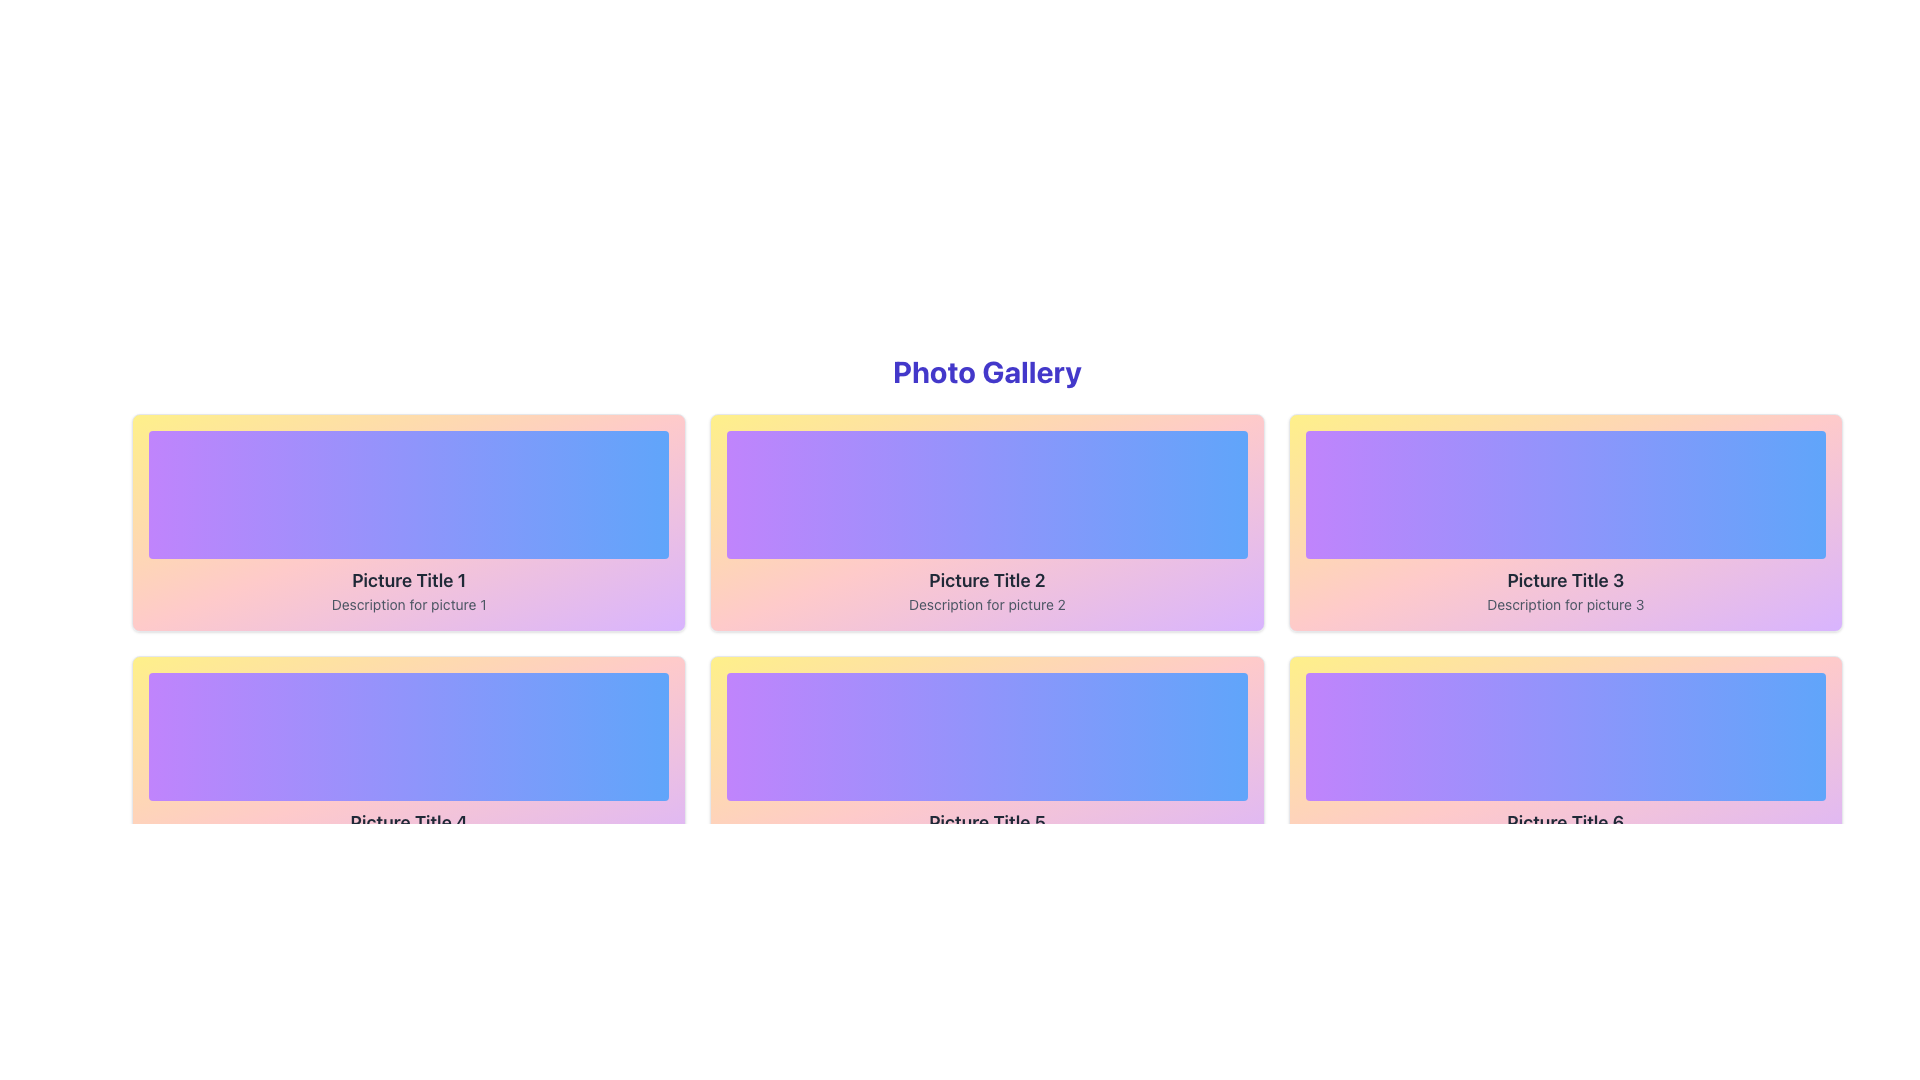  Describe the element at coordinates (1564, 522) in the screenshot. I see `the card displaying the title and description of the associated picture, located in the third position of the top row in the gallery grid layout` at that location.